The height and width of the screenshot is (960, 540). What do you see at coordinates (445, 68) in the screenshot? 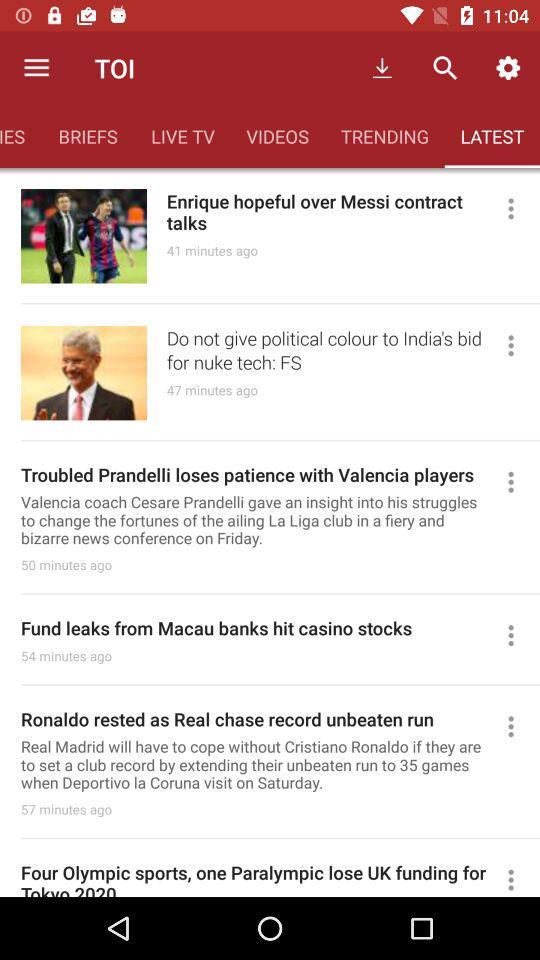
I see `the search icon` at bounding box center [445, 68].